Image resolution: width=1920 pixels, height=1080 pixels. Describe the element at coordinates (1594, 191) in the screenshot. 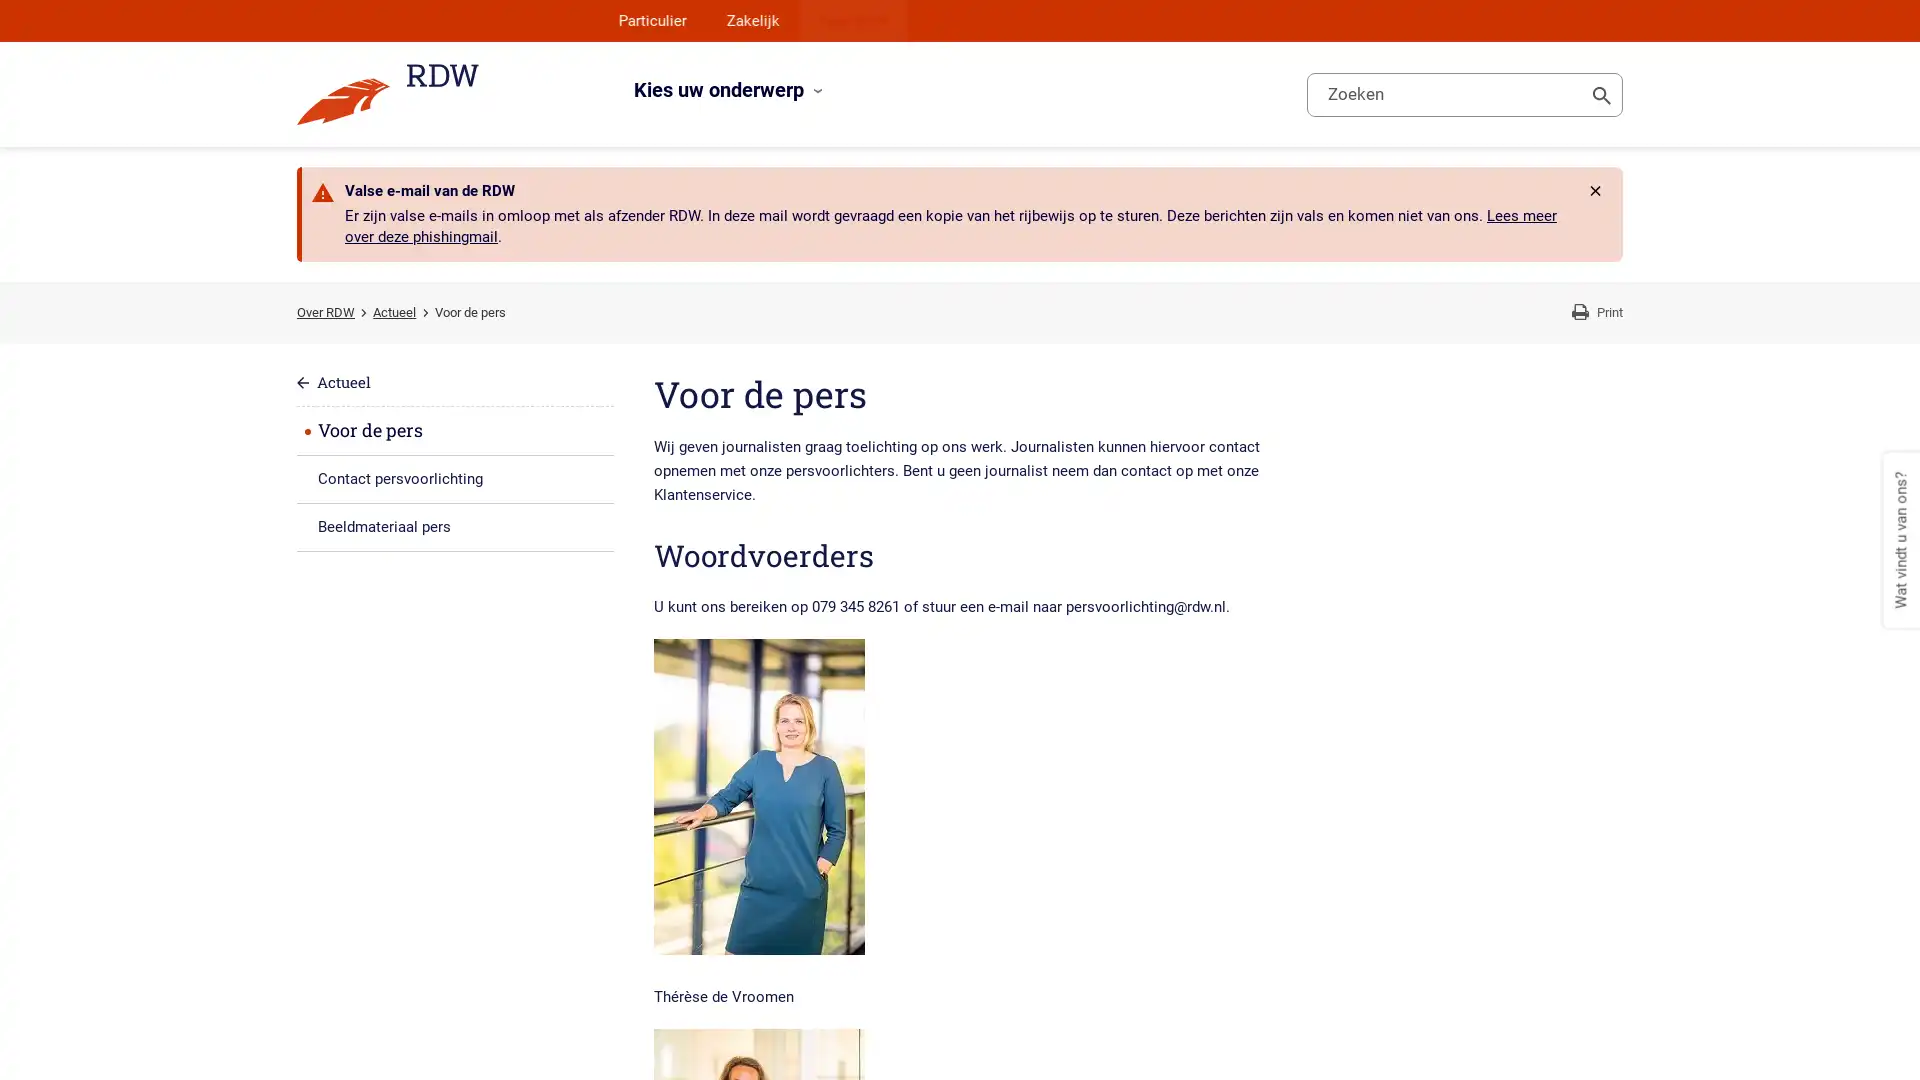

I see `Rdw.Feature.Messages.CloseButtonAccessibleName` at that location.